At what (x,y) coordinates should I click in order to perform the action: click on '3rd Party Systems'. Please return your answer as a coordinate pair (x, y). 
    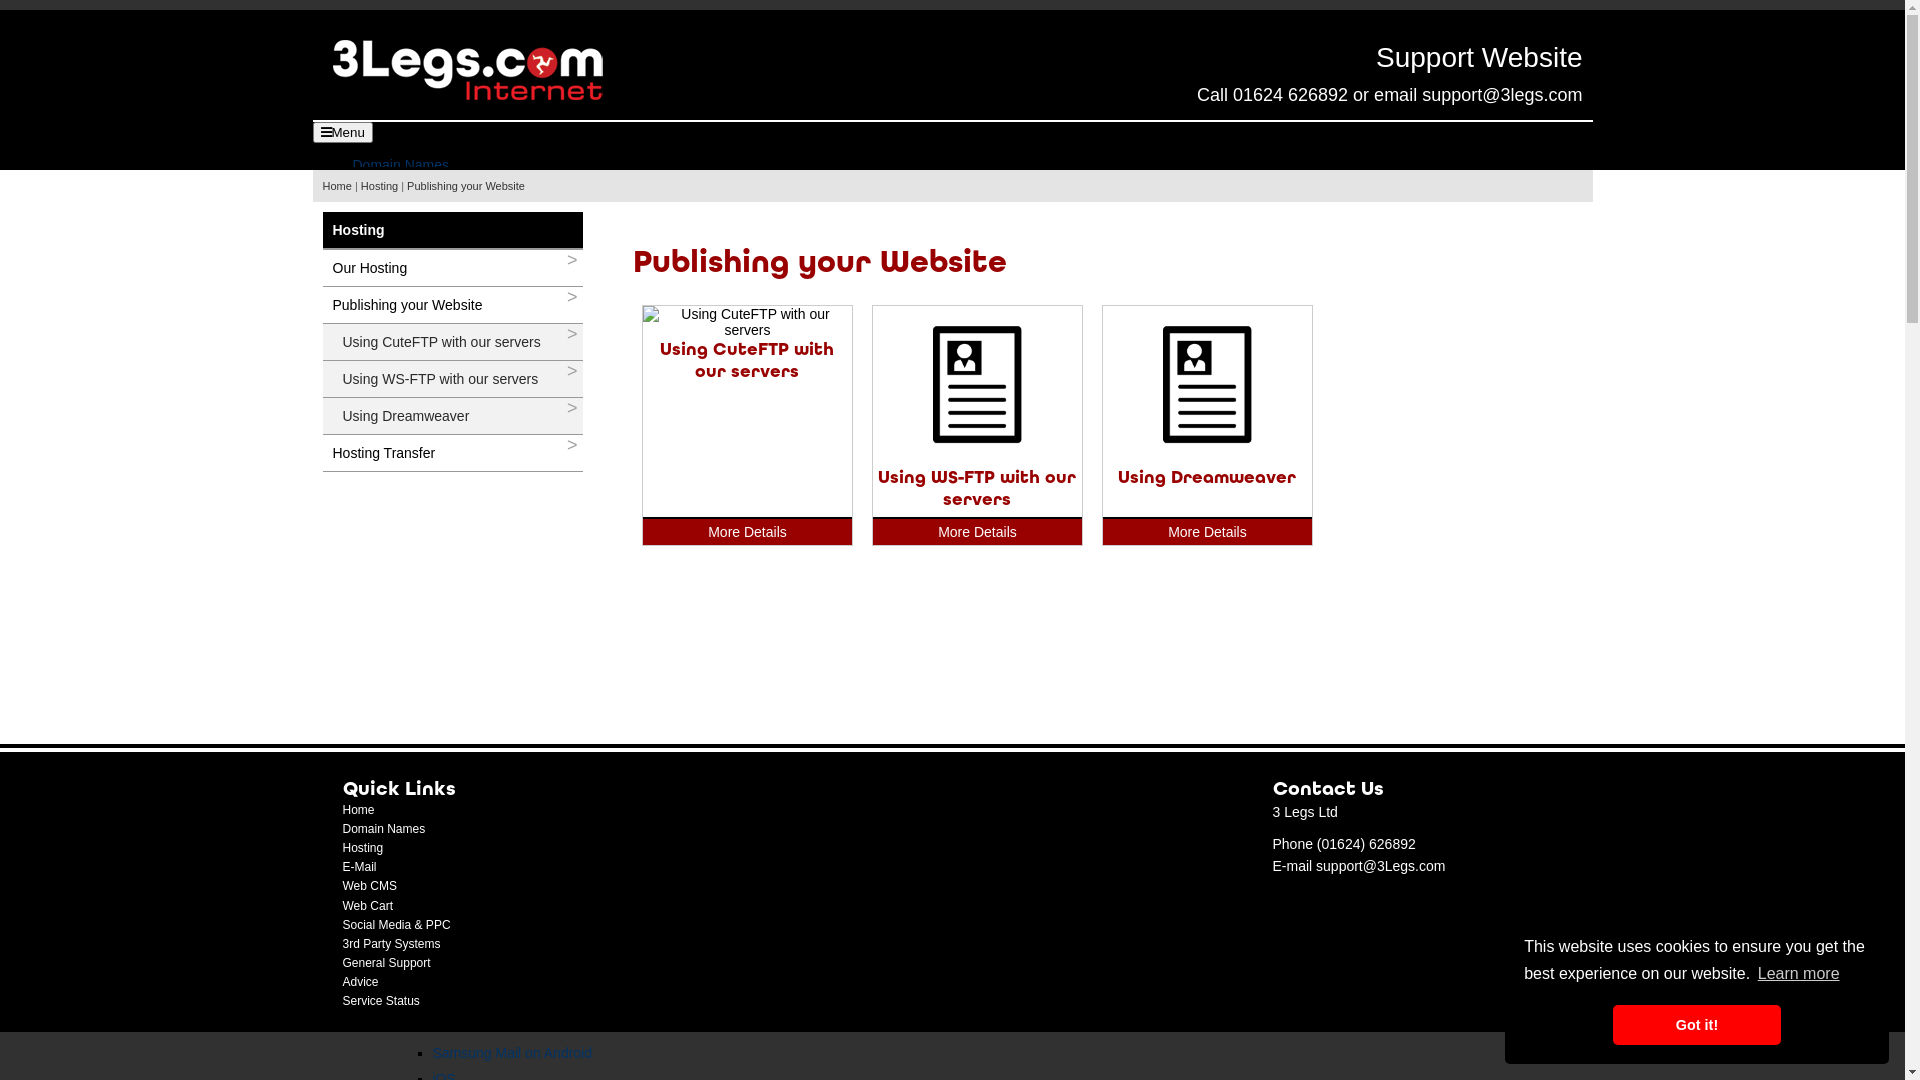
    Looking at the image, I should click on (390, 944).